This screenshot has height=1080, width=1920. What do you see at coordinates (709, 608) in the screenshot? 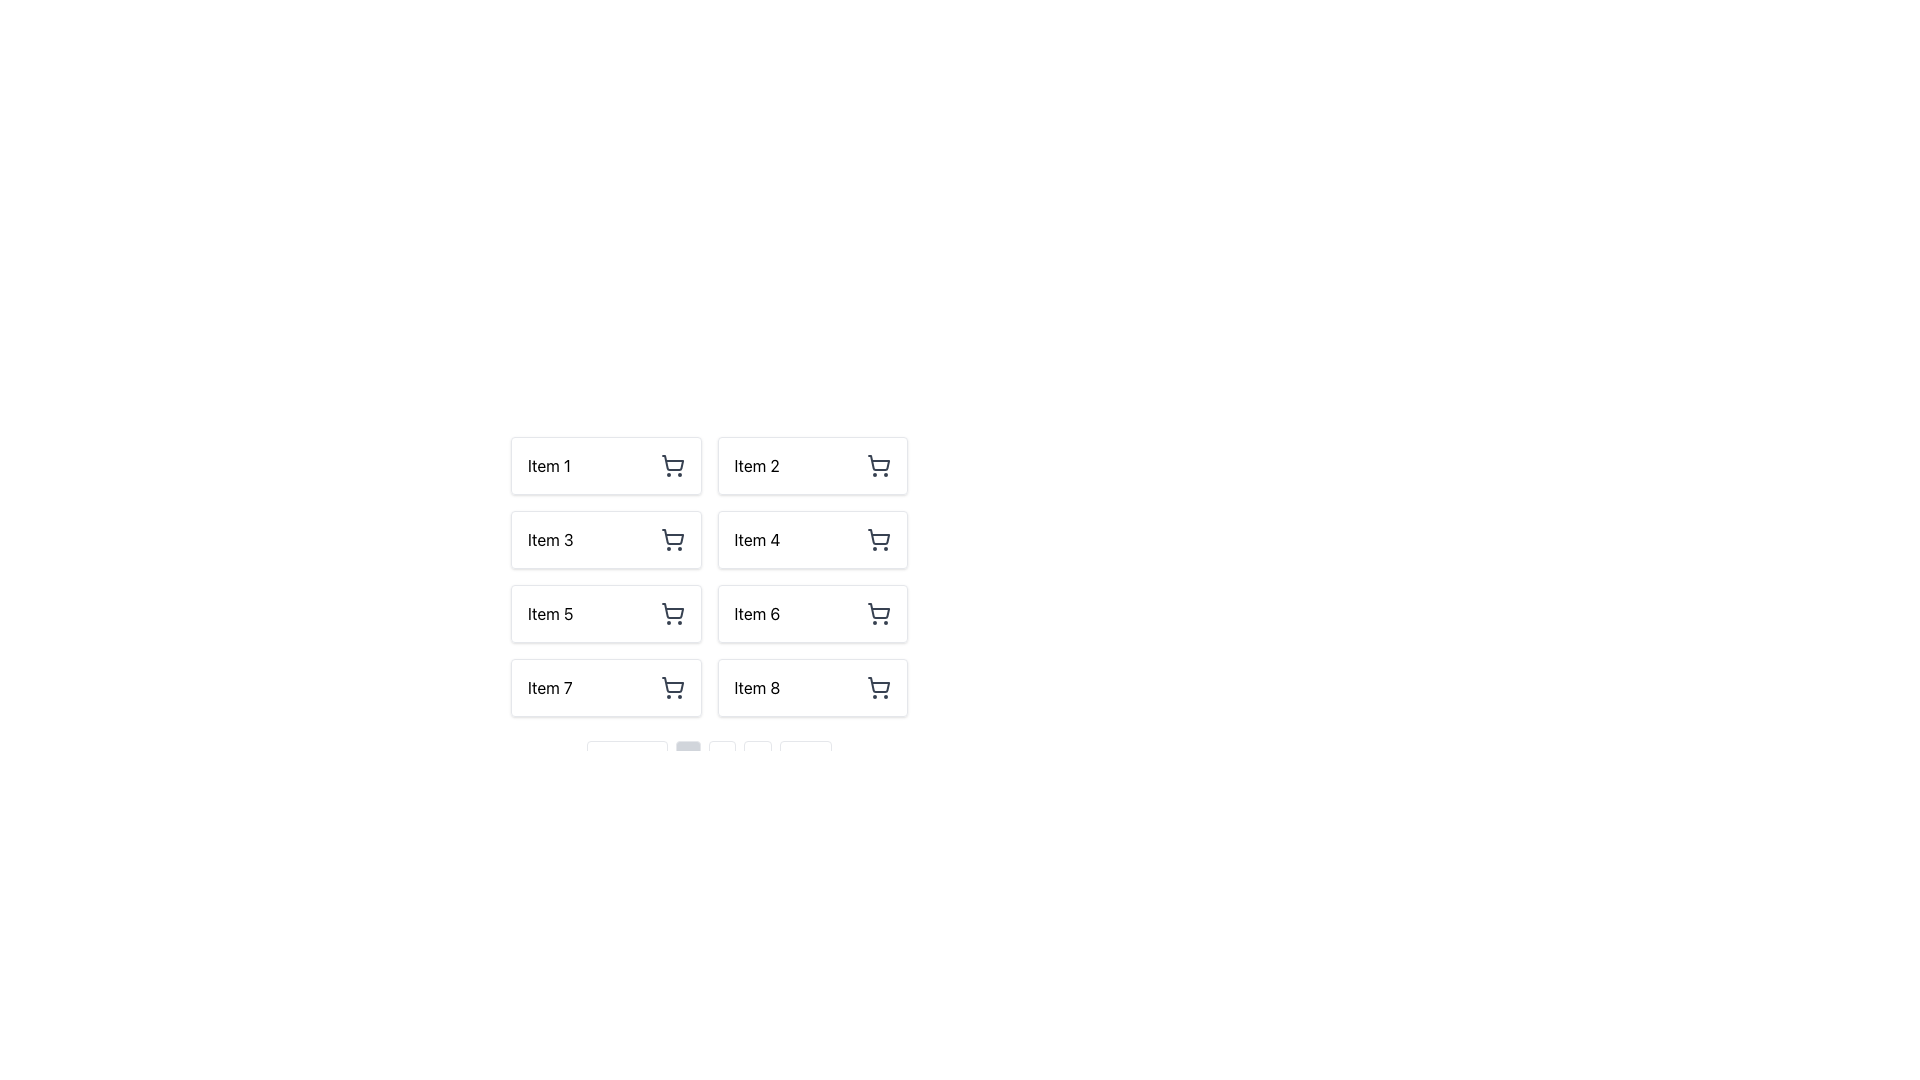
I see `the text in the List/Grid Item located at the fifth row and second column of the grid` at bounding box center [709, 608].